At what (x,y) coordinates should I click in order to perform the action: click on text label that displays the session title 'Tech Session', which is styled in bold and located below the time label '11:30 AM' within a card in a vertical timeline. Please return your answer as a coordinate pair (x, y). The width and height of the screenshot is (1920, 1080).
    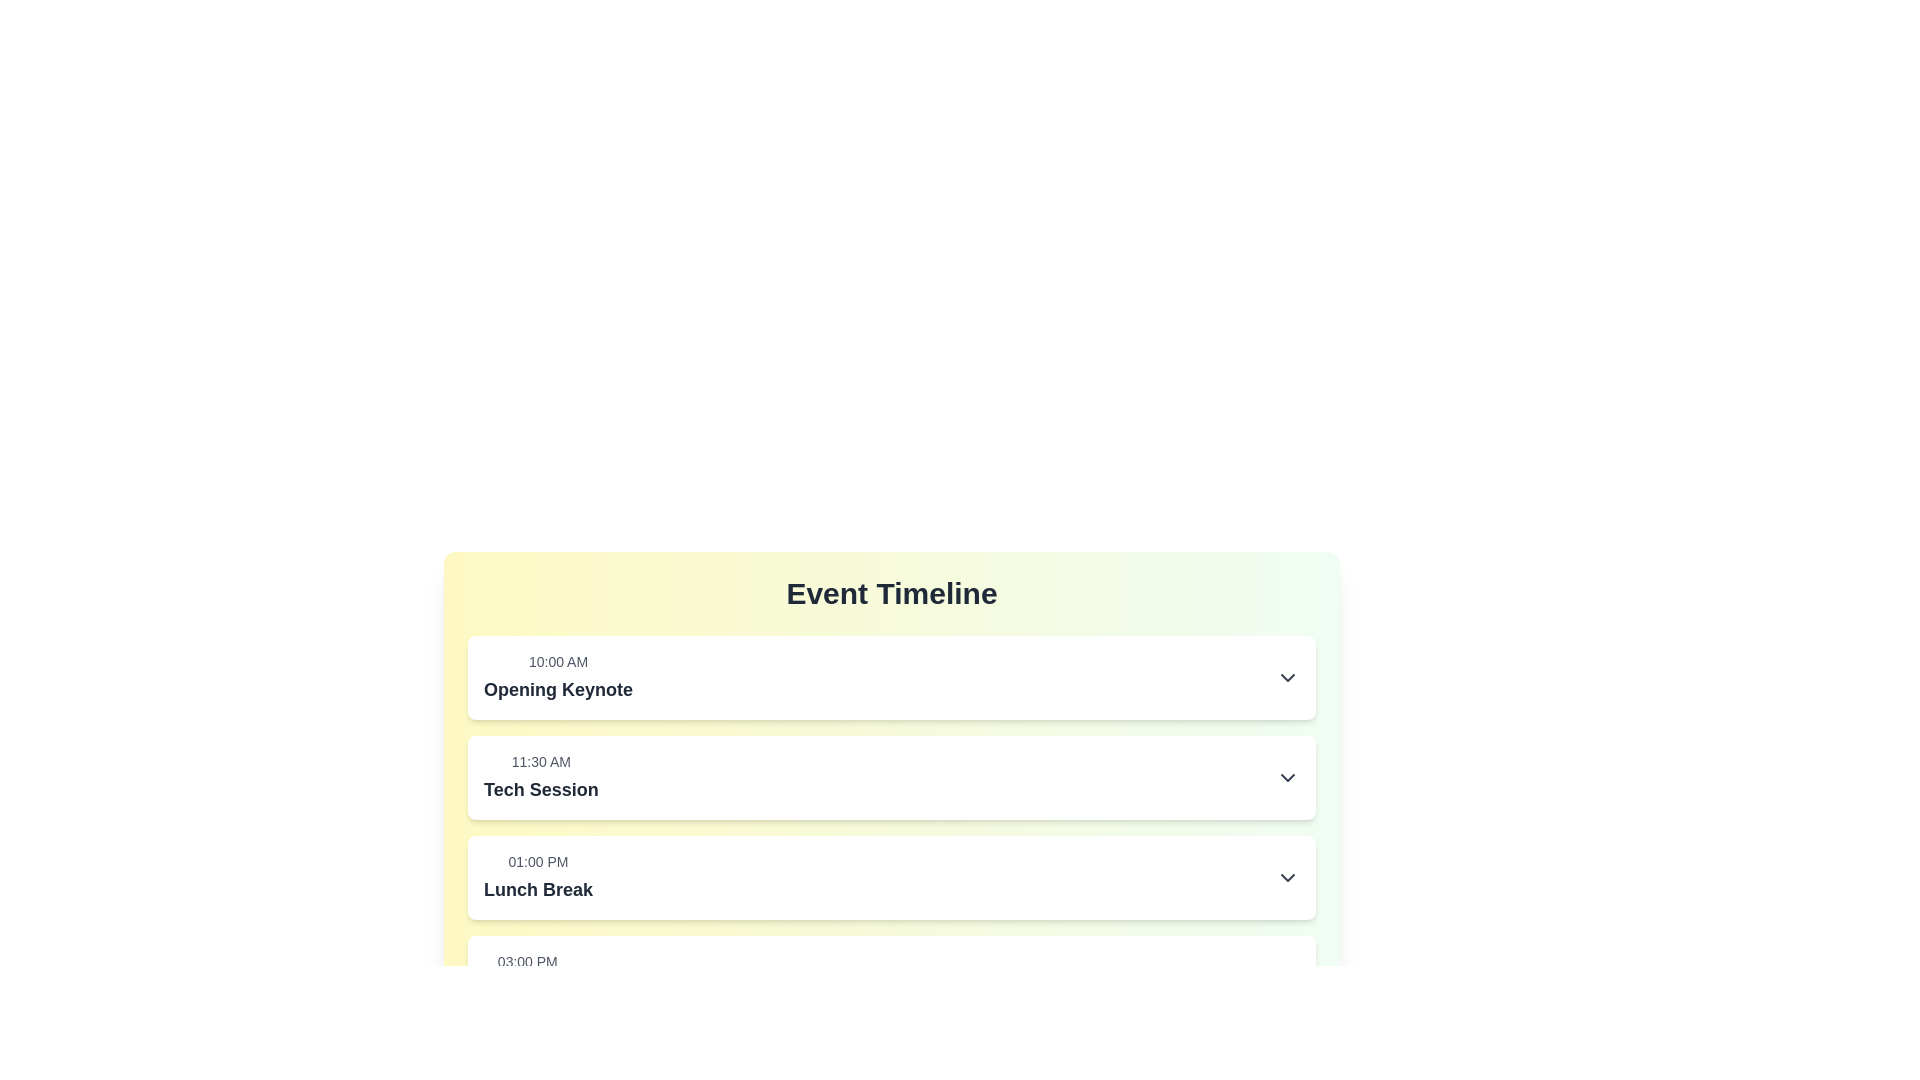
    Looking at the image, I should click on (541, 789).